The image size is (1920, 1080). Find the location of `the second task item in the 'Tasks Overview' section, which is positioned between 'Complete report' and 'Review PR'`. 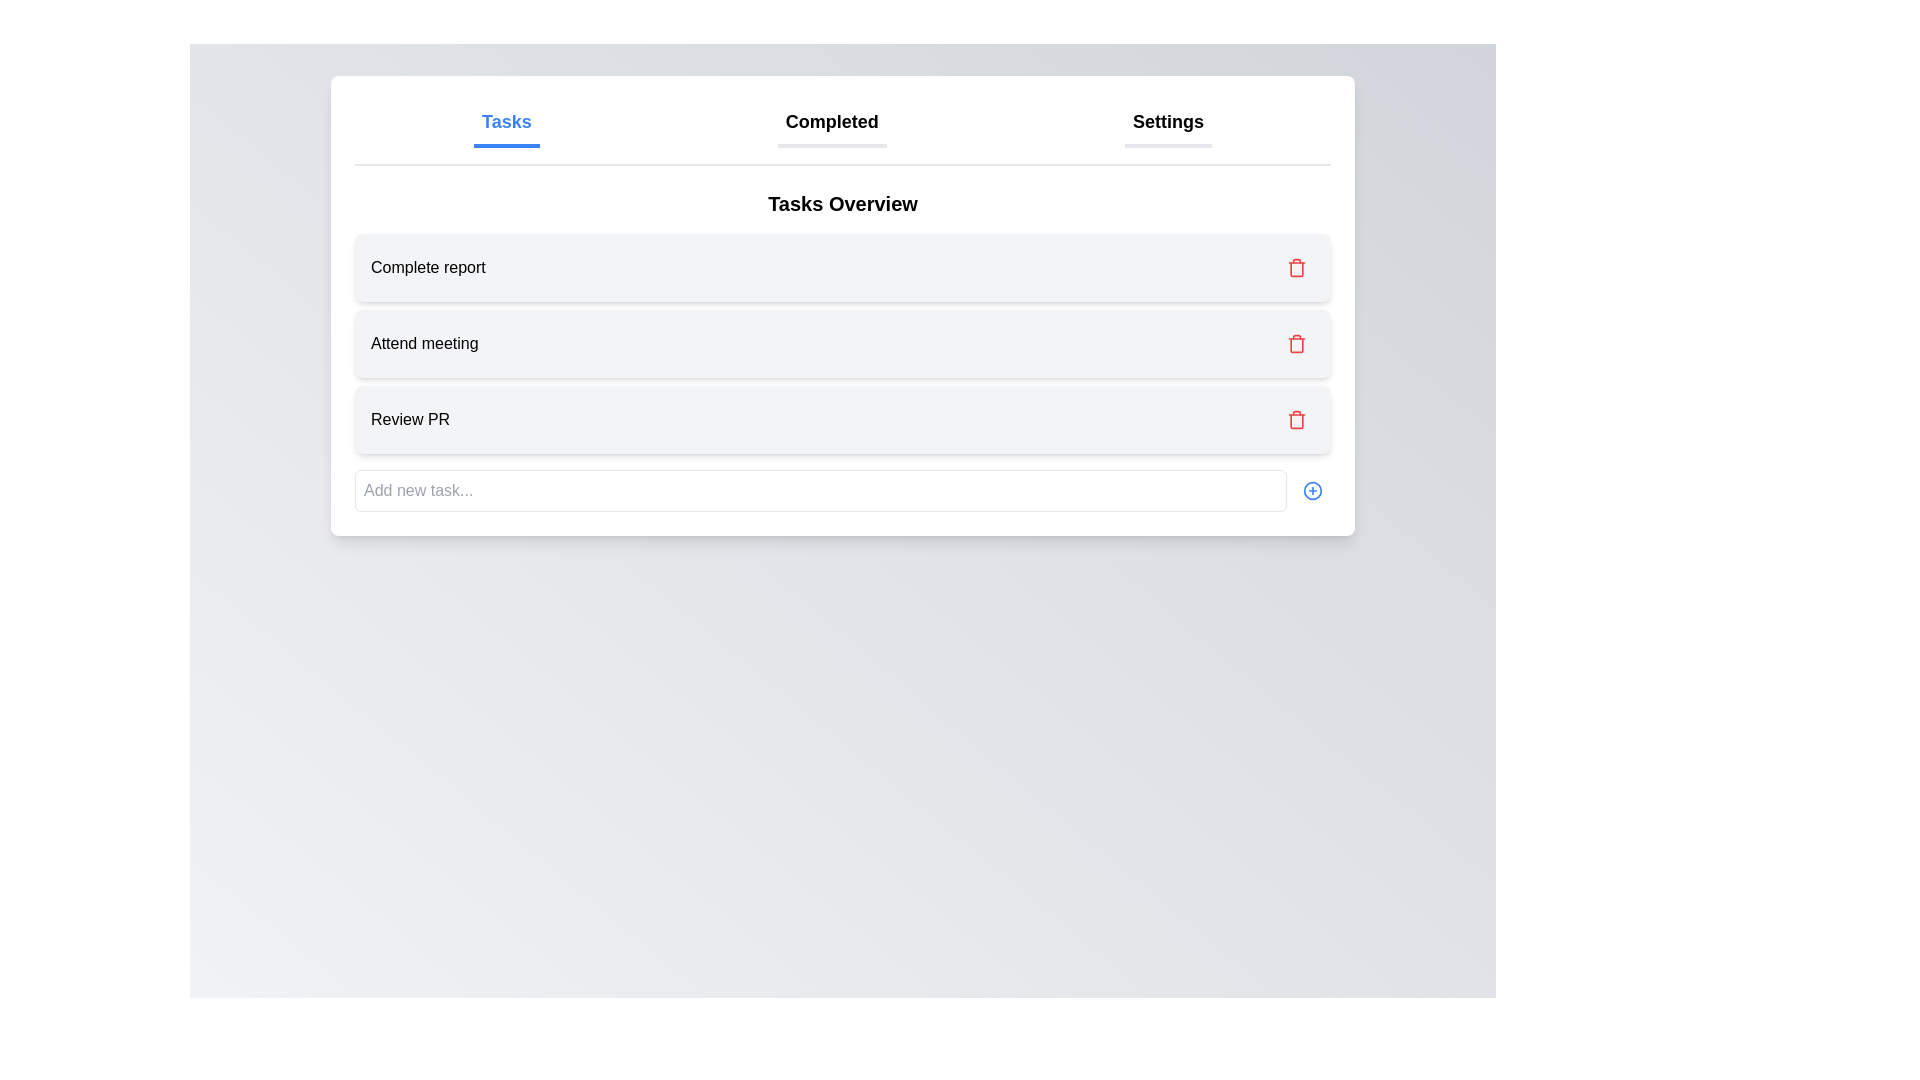

the second task item in the 'Tasks Overview' section, which is positioned between 'Complete report' and 'Review PR' is located at coordinates (843, 342).